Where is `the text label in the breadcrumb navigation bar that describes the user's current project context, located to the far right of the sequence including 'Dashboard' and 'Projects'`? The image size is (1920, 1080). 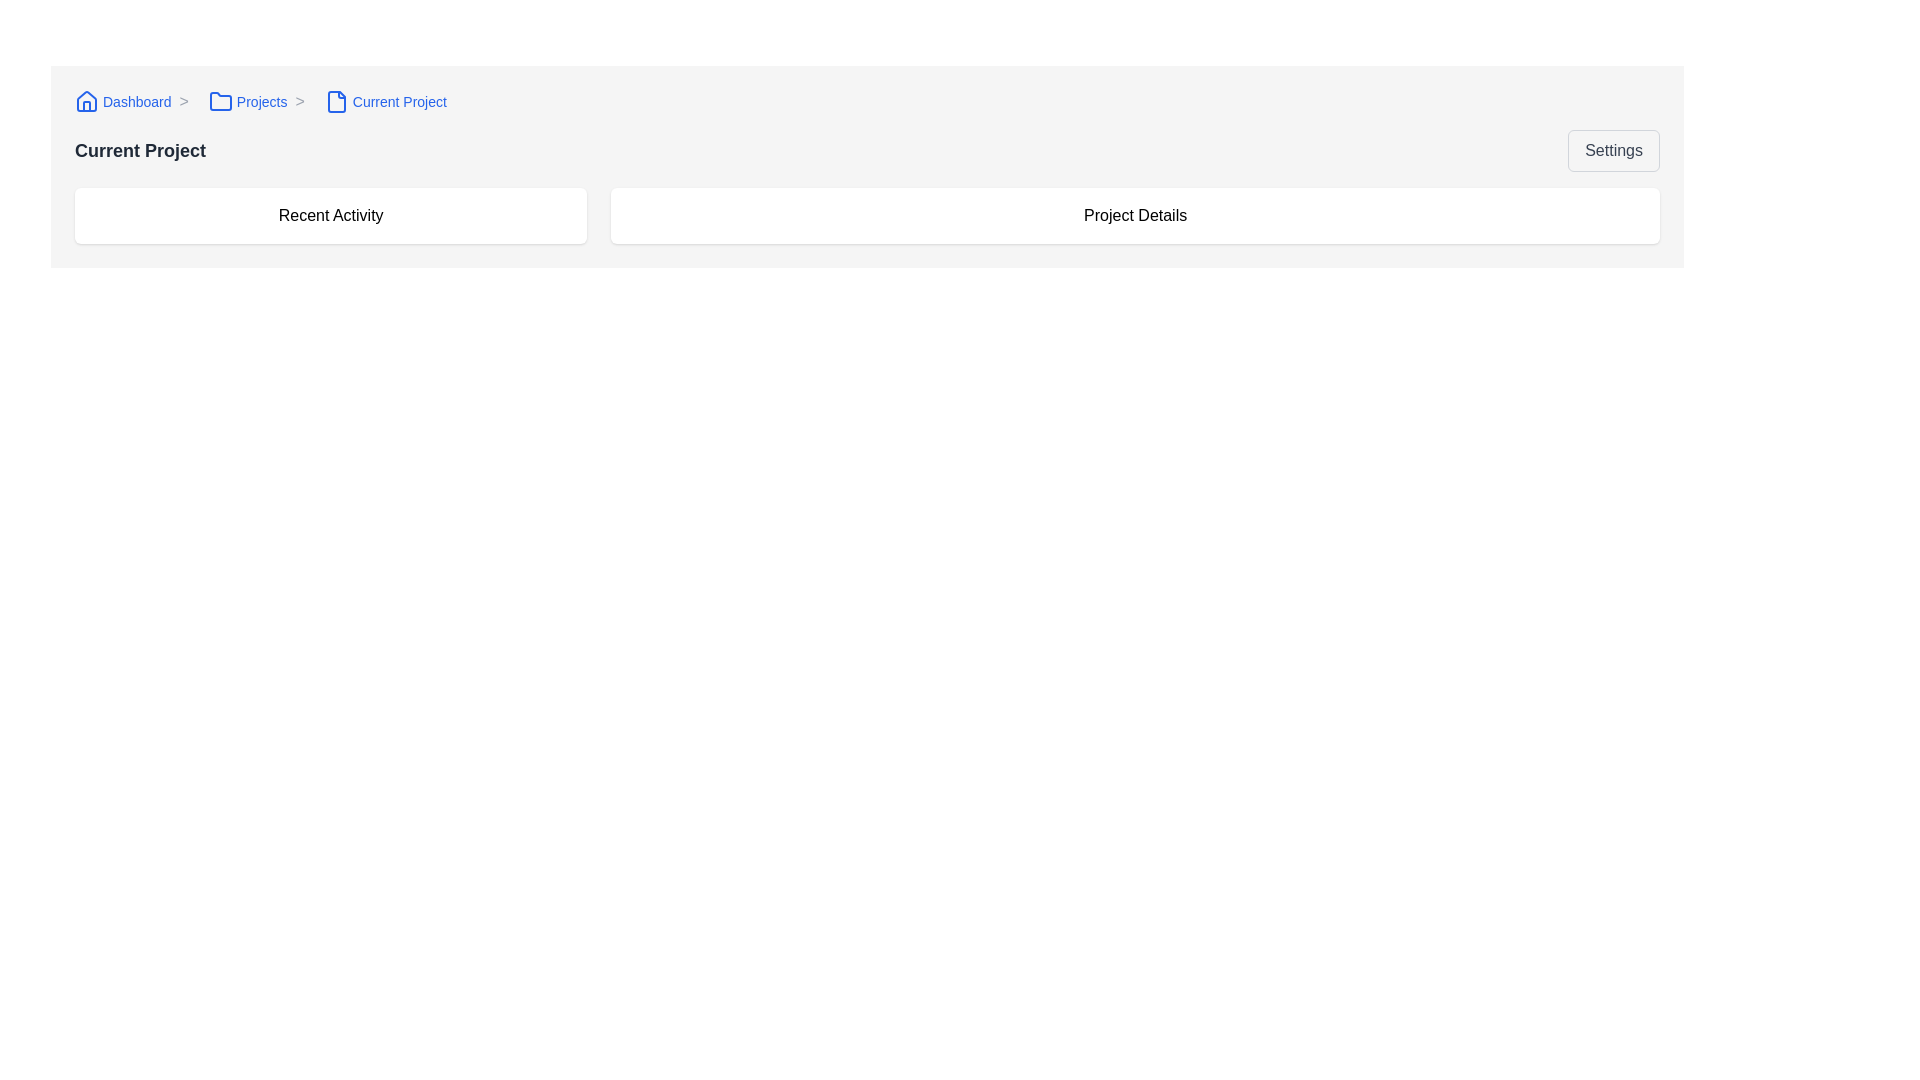 the text label in the breadcrumb navigation bar that describes the user's current project context, located to the far right of the sequence including 'Dashboard' and 'Projects' is located at coordinates (399, 101).